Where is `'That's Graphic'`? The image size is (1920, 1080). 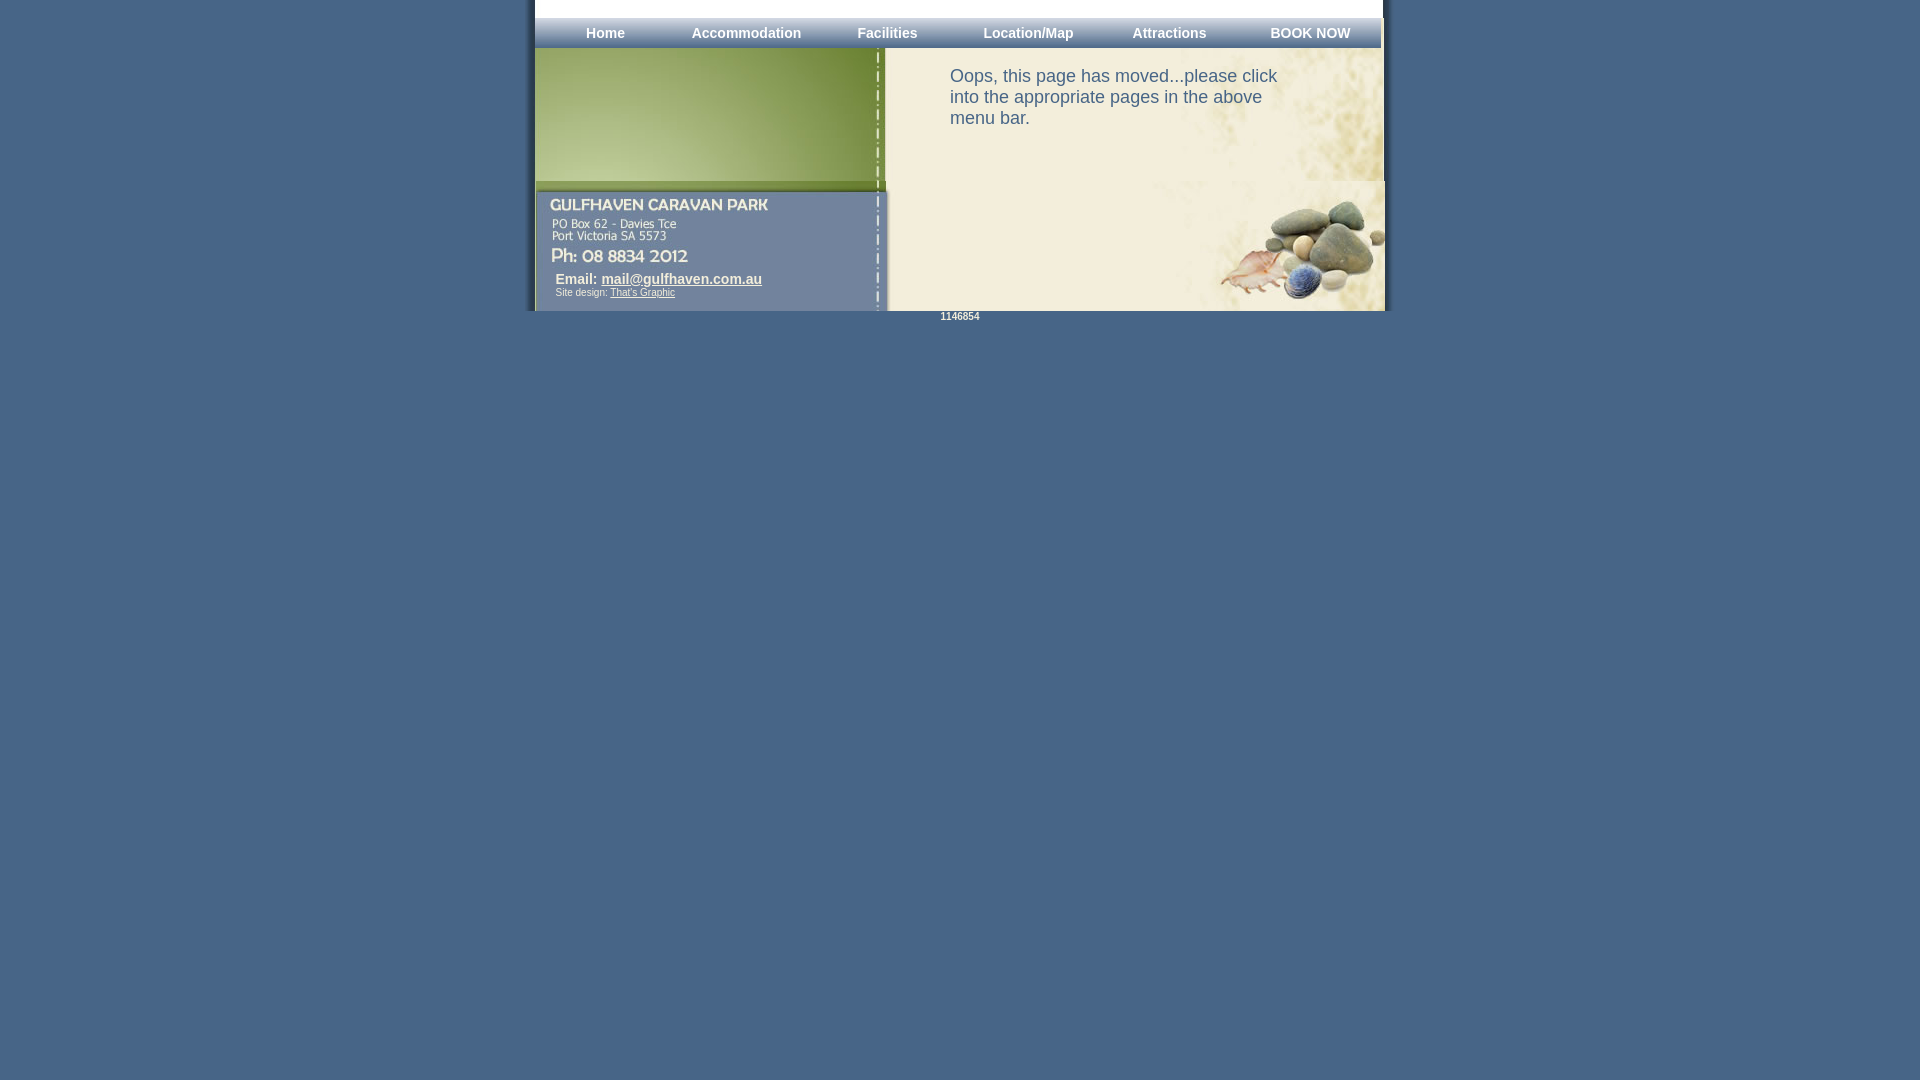
'That's Graphic' is located at coordinates (642, 292).